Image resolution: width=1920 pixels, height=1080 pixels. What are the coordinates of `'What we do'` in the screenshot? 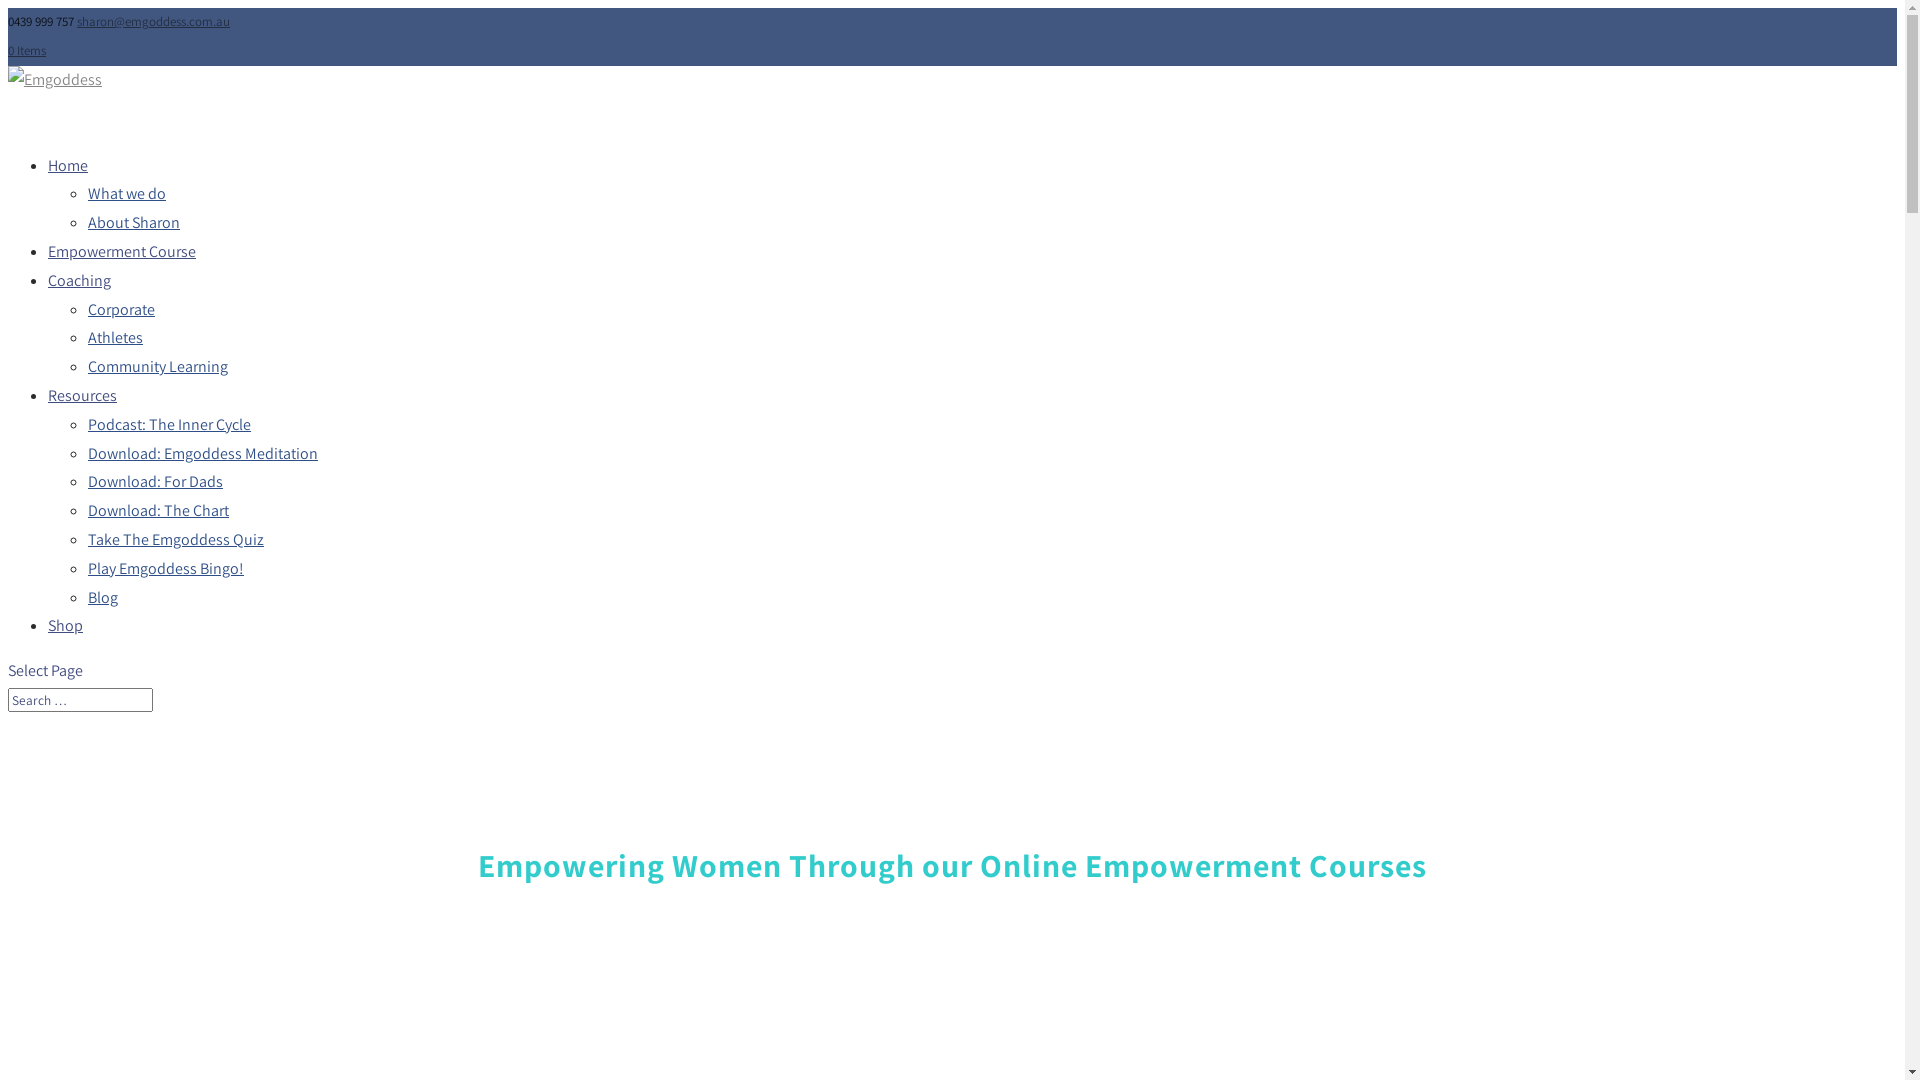 It's located at (125, 193).